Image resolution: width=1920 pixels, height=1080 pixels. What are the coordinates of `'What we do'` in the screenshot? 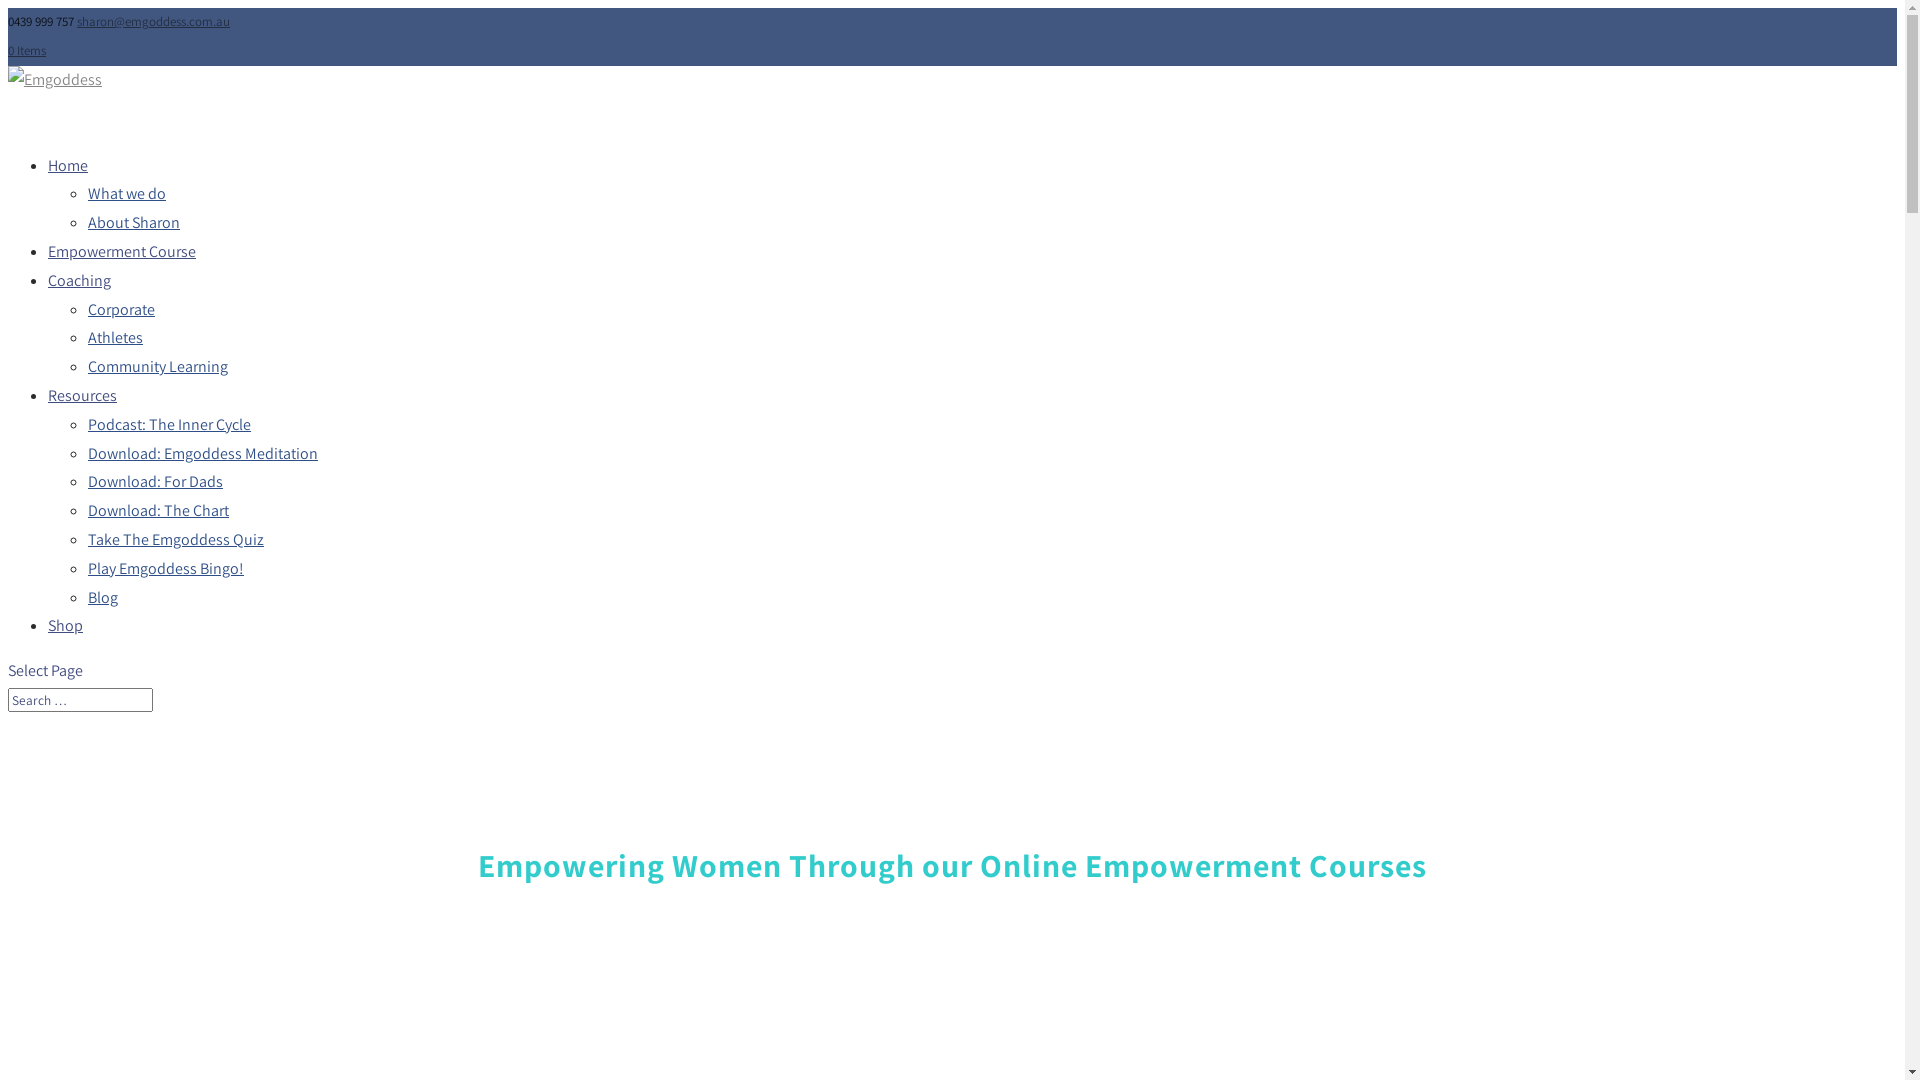 It's located at (125, 193).